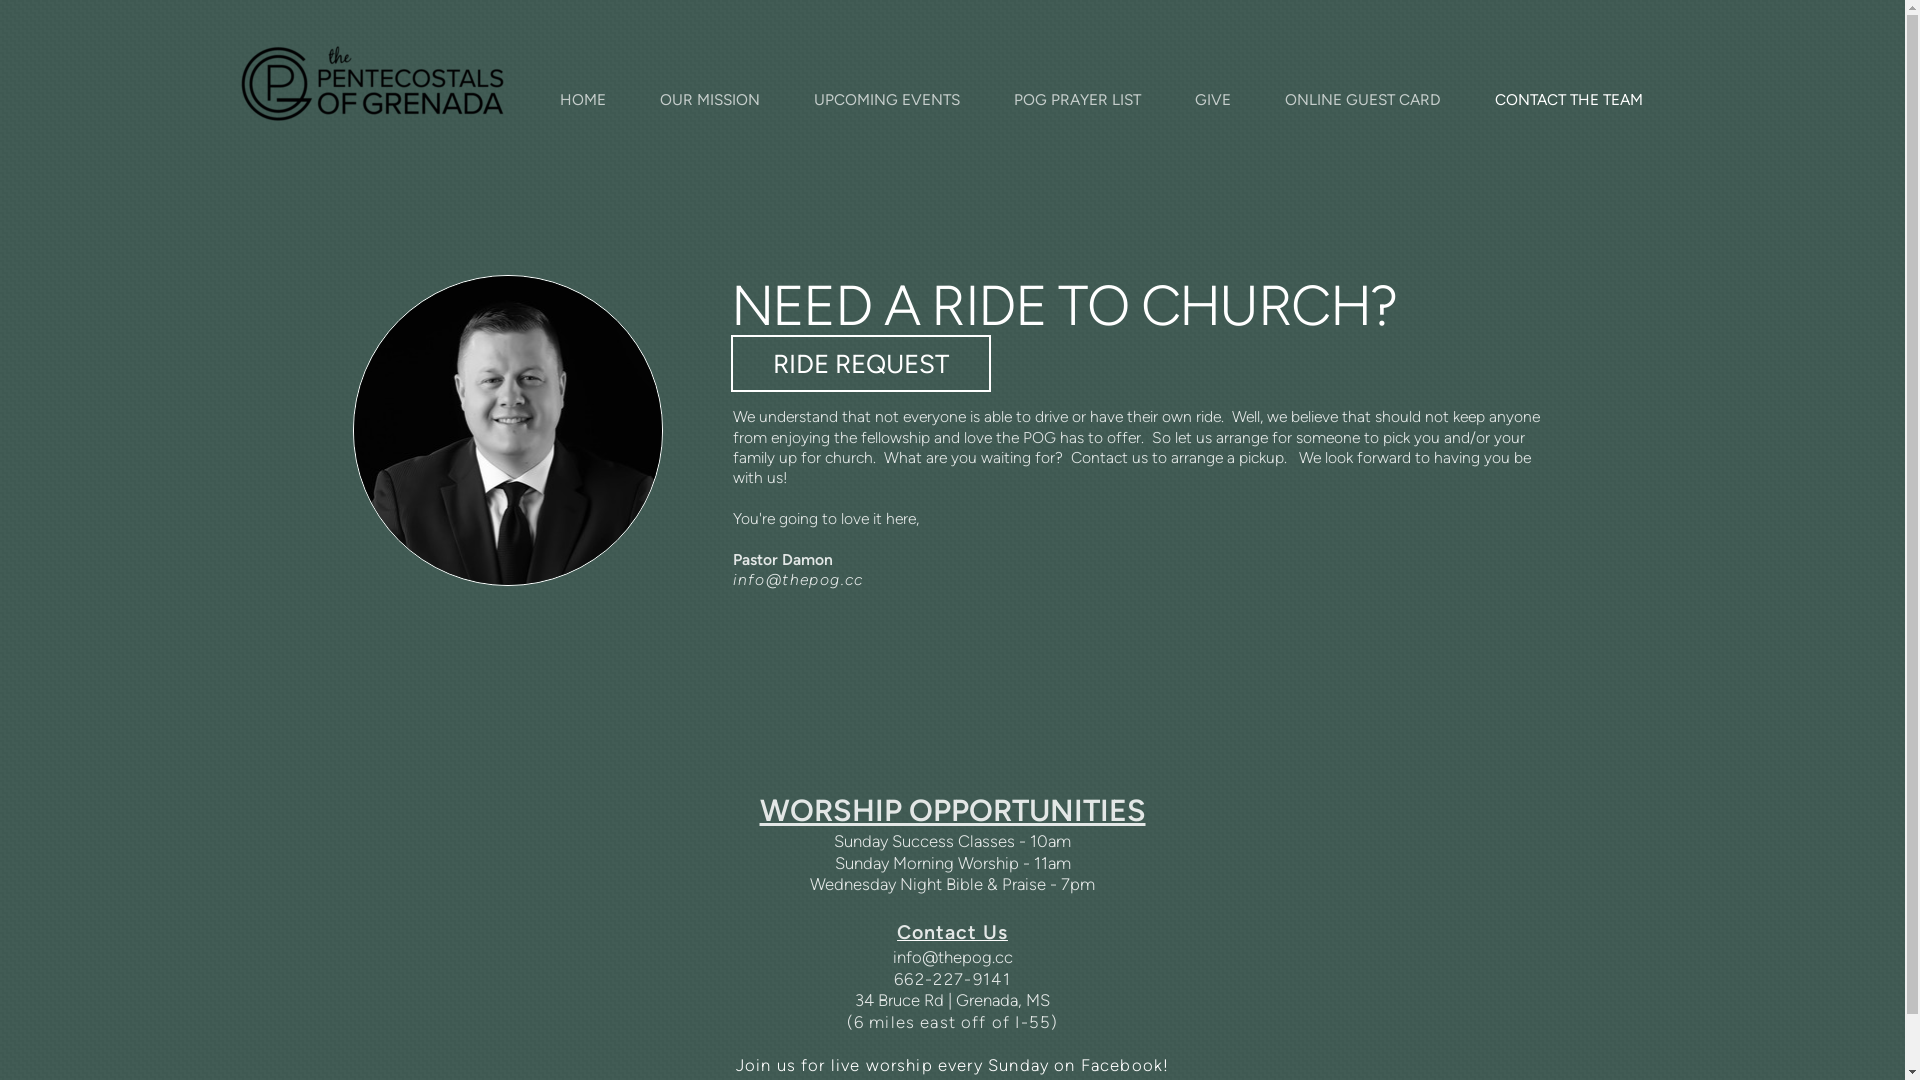 The width and height of the screenshot is (1920, 1080). What do you see at coordinates (580, 99) in the screenshot?
I see `'HOME'` at bounding box center [580, 99].